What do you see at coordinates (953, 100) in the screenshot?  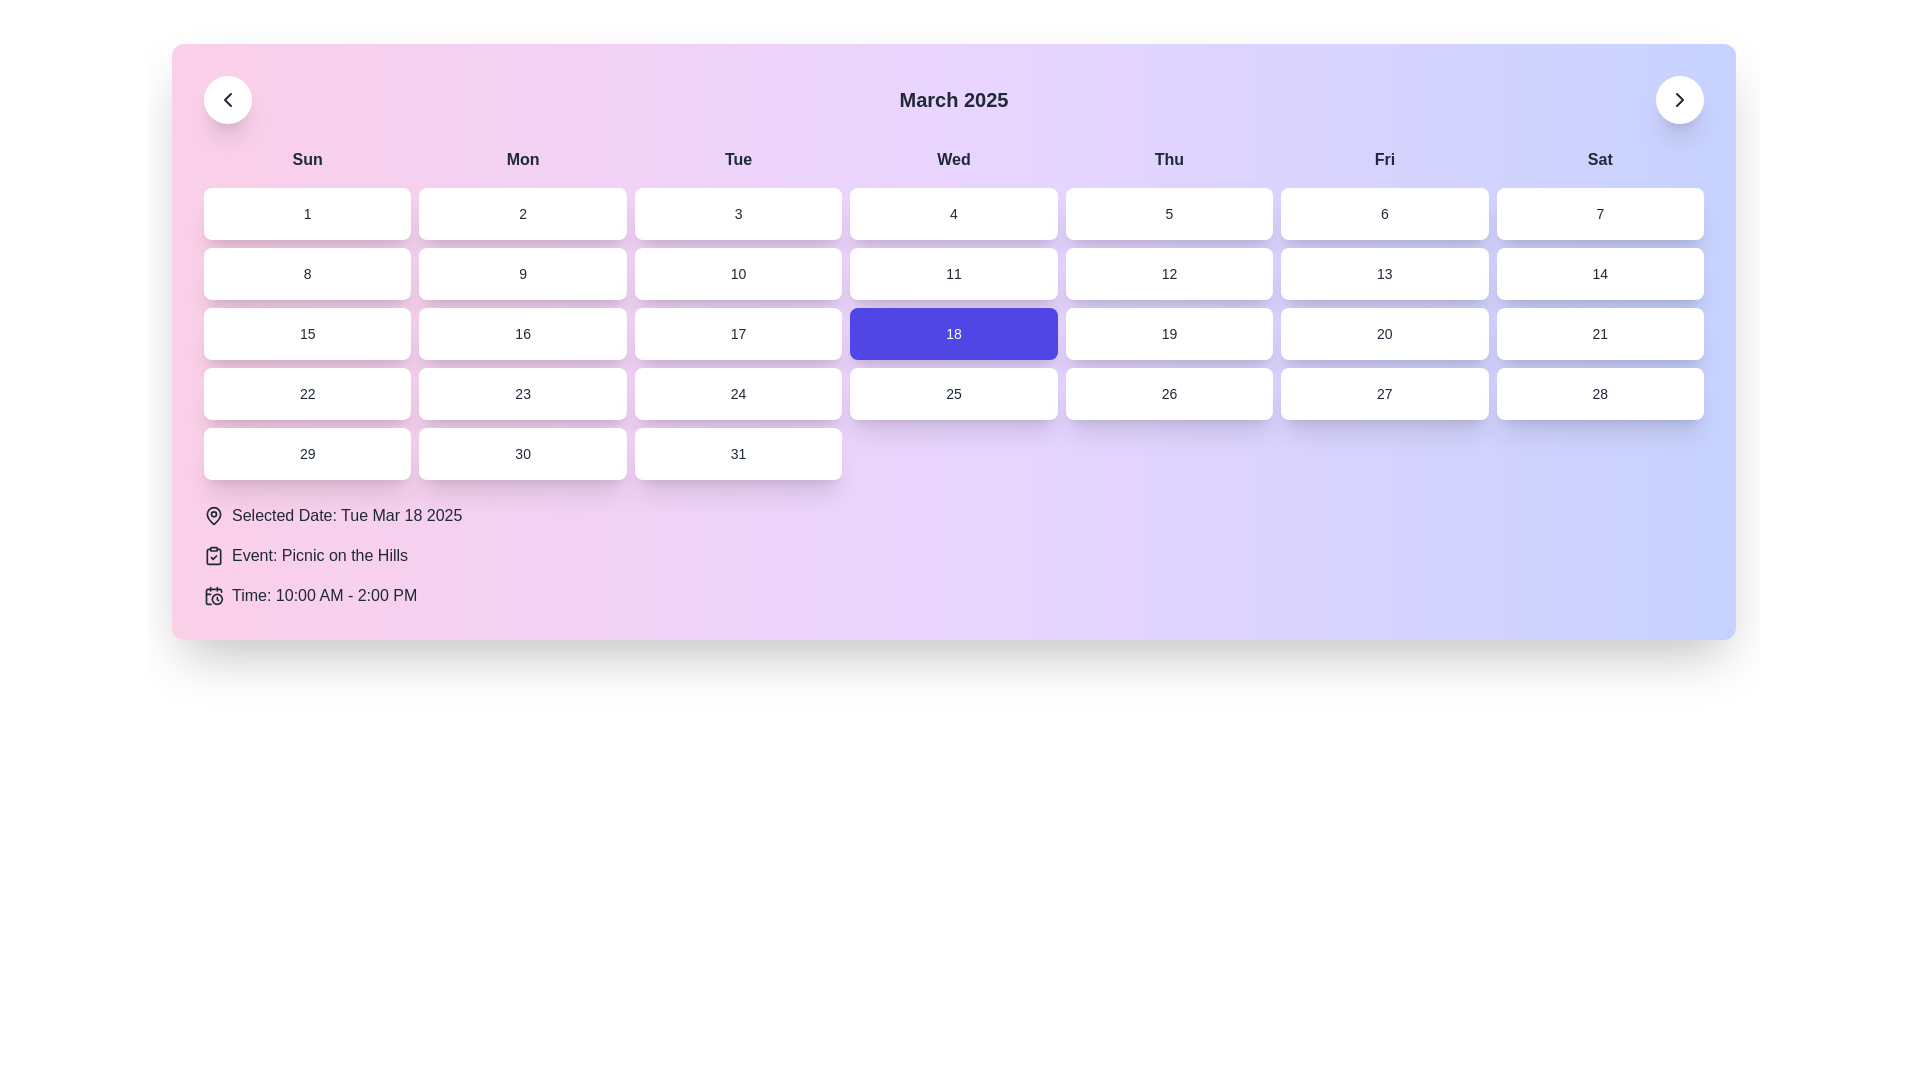 I see `the Text display heading that shows 'March 2025'` at bounding box center [953, 100].